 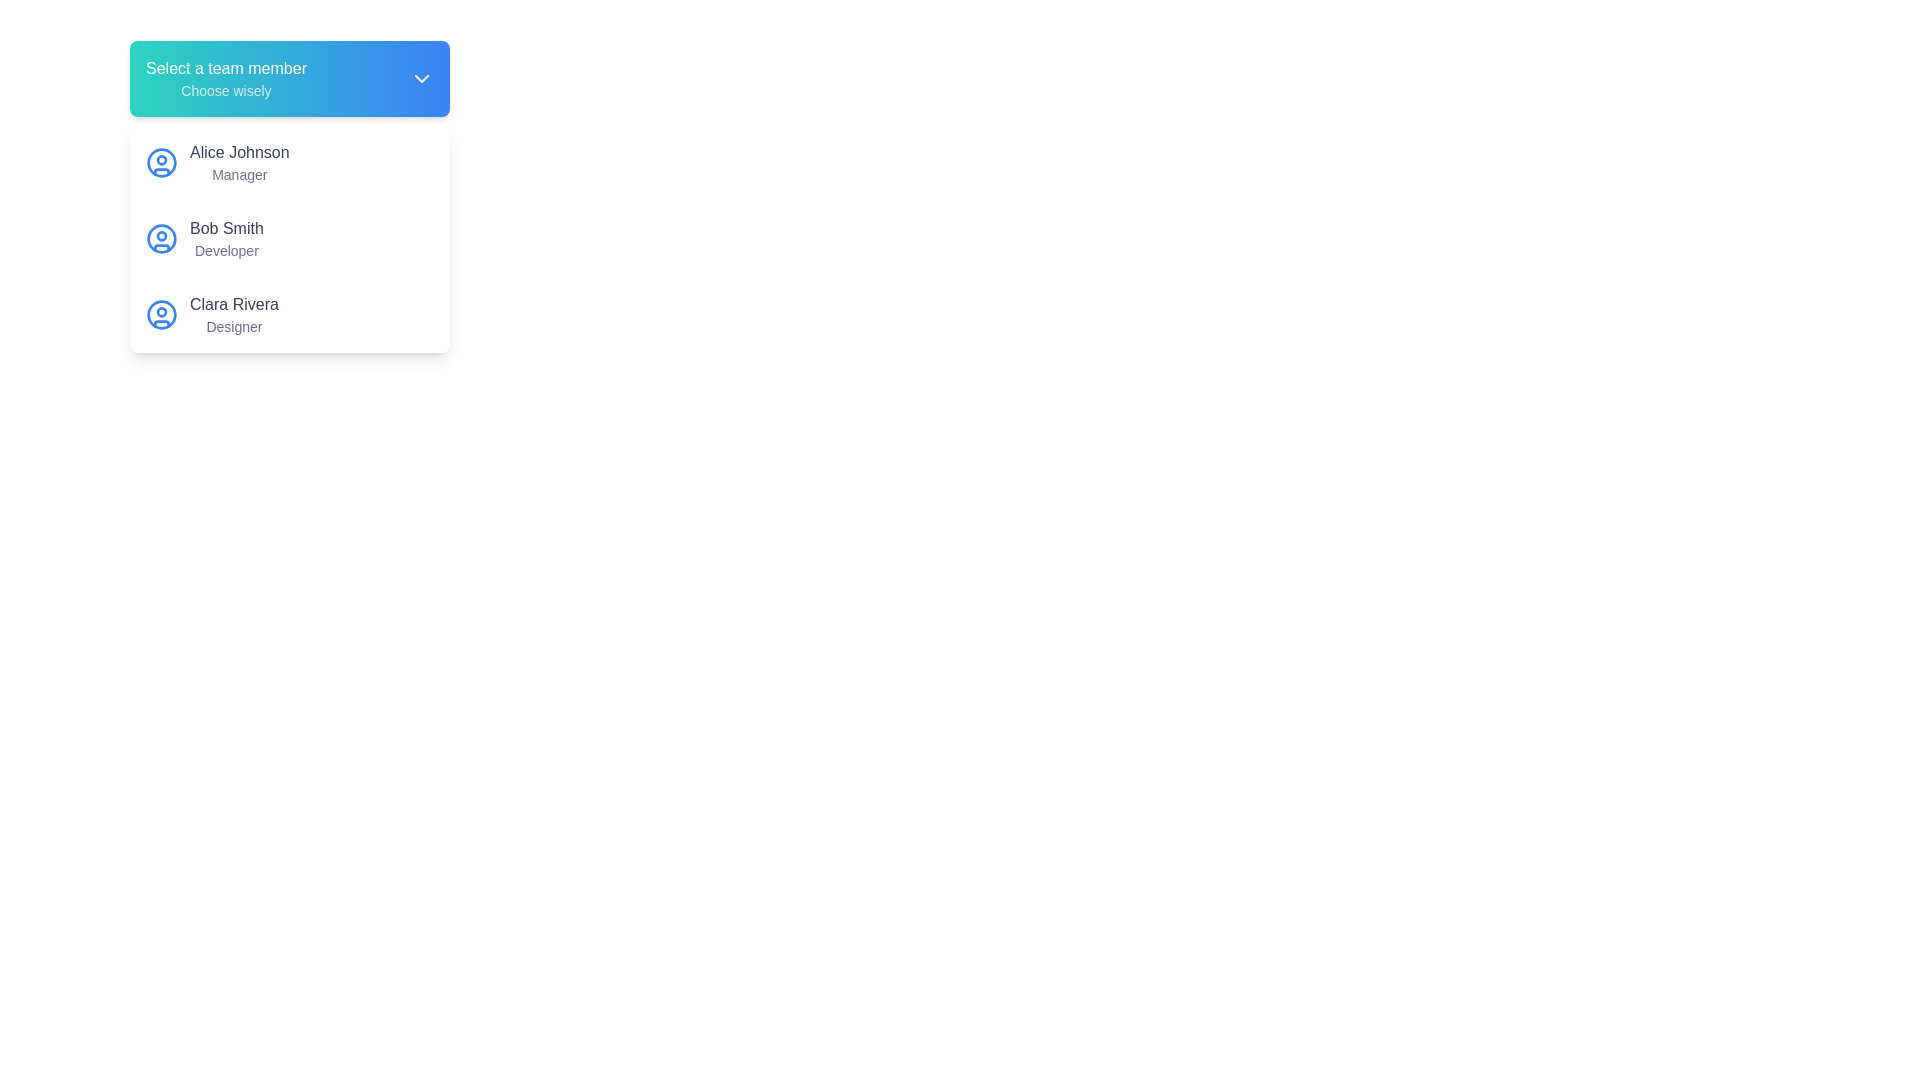 I want to click on the second entry in the dropdown menu, which represents 'Bob Smith', so click(x=288, y=238).